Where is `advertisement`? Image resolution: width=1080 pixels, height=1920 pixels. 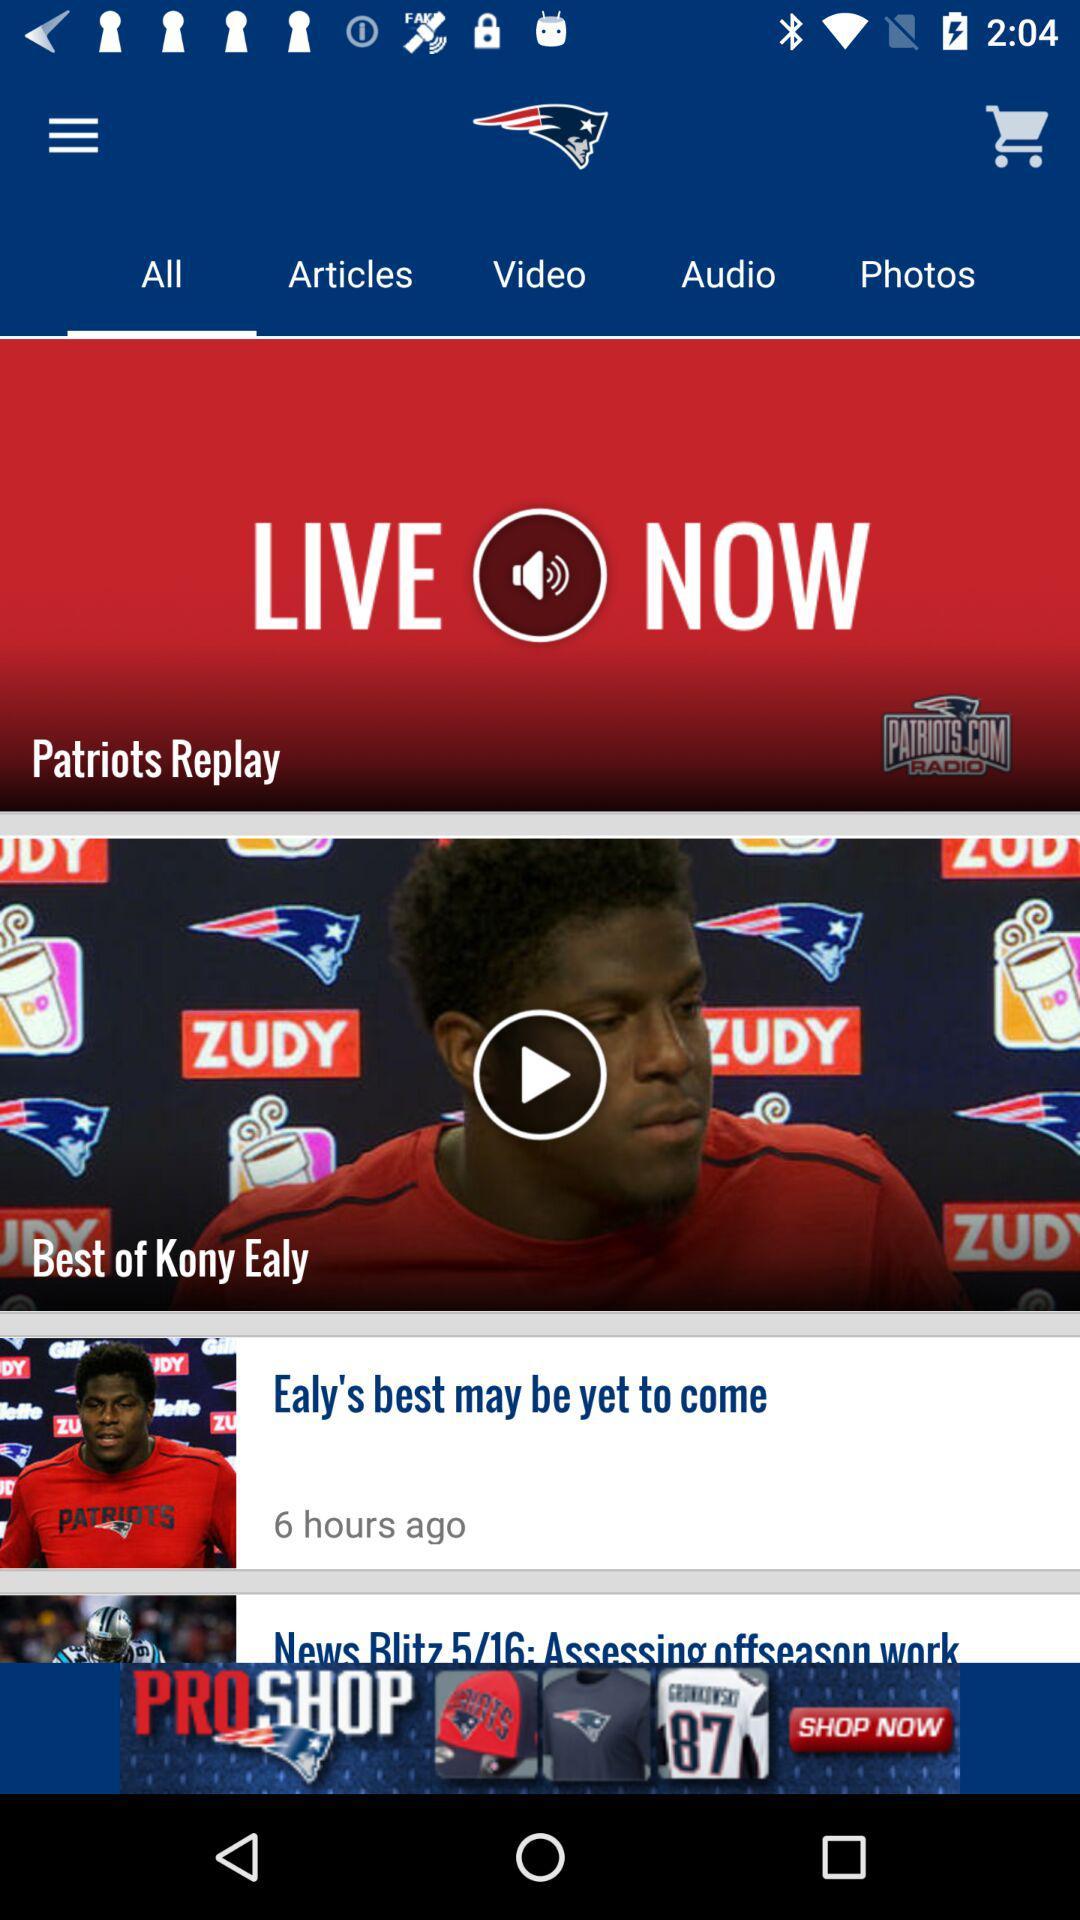 advertisement is located at coordinates (540, 1727).